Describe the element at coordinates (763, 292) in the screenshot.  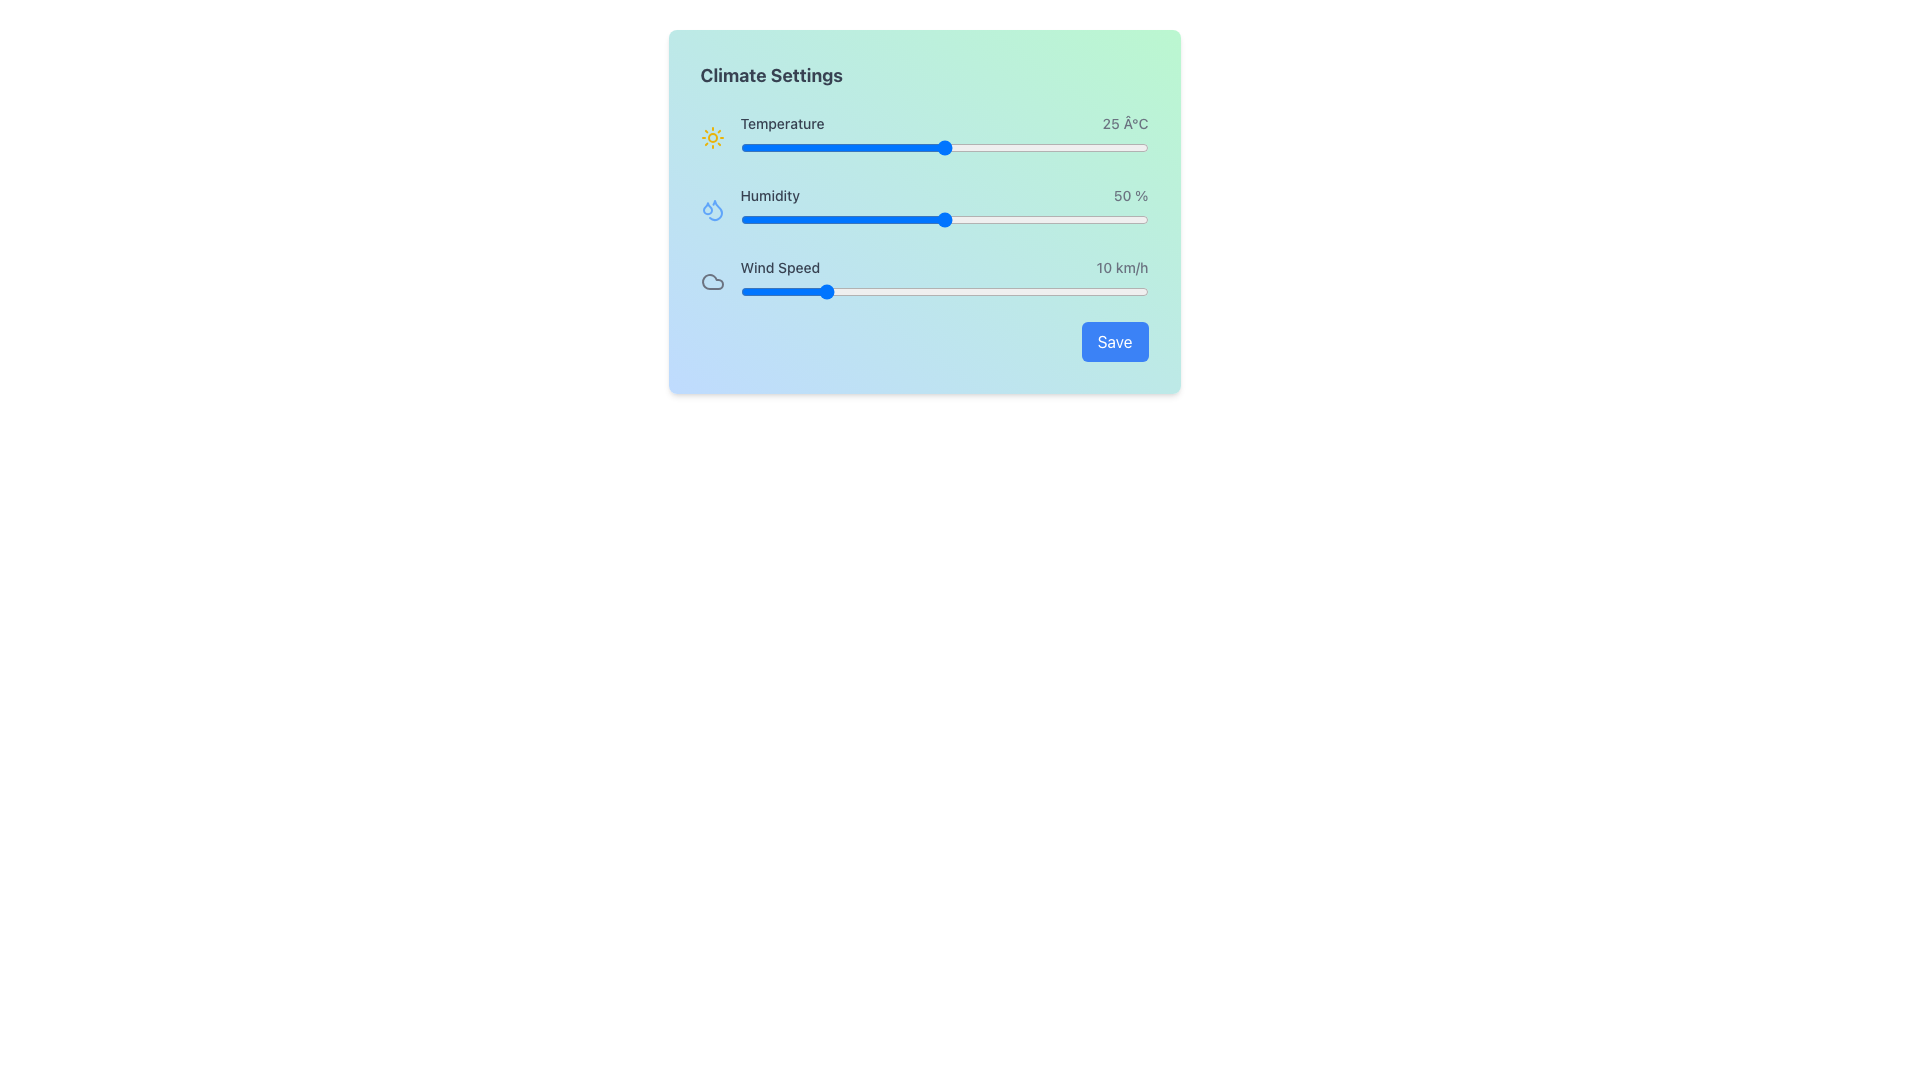
I see `wind speed` at that location.